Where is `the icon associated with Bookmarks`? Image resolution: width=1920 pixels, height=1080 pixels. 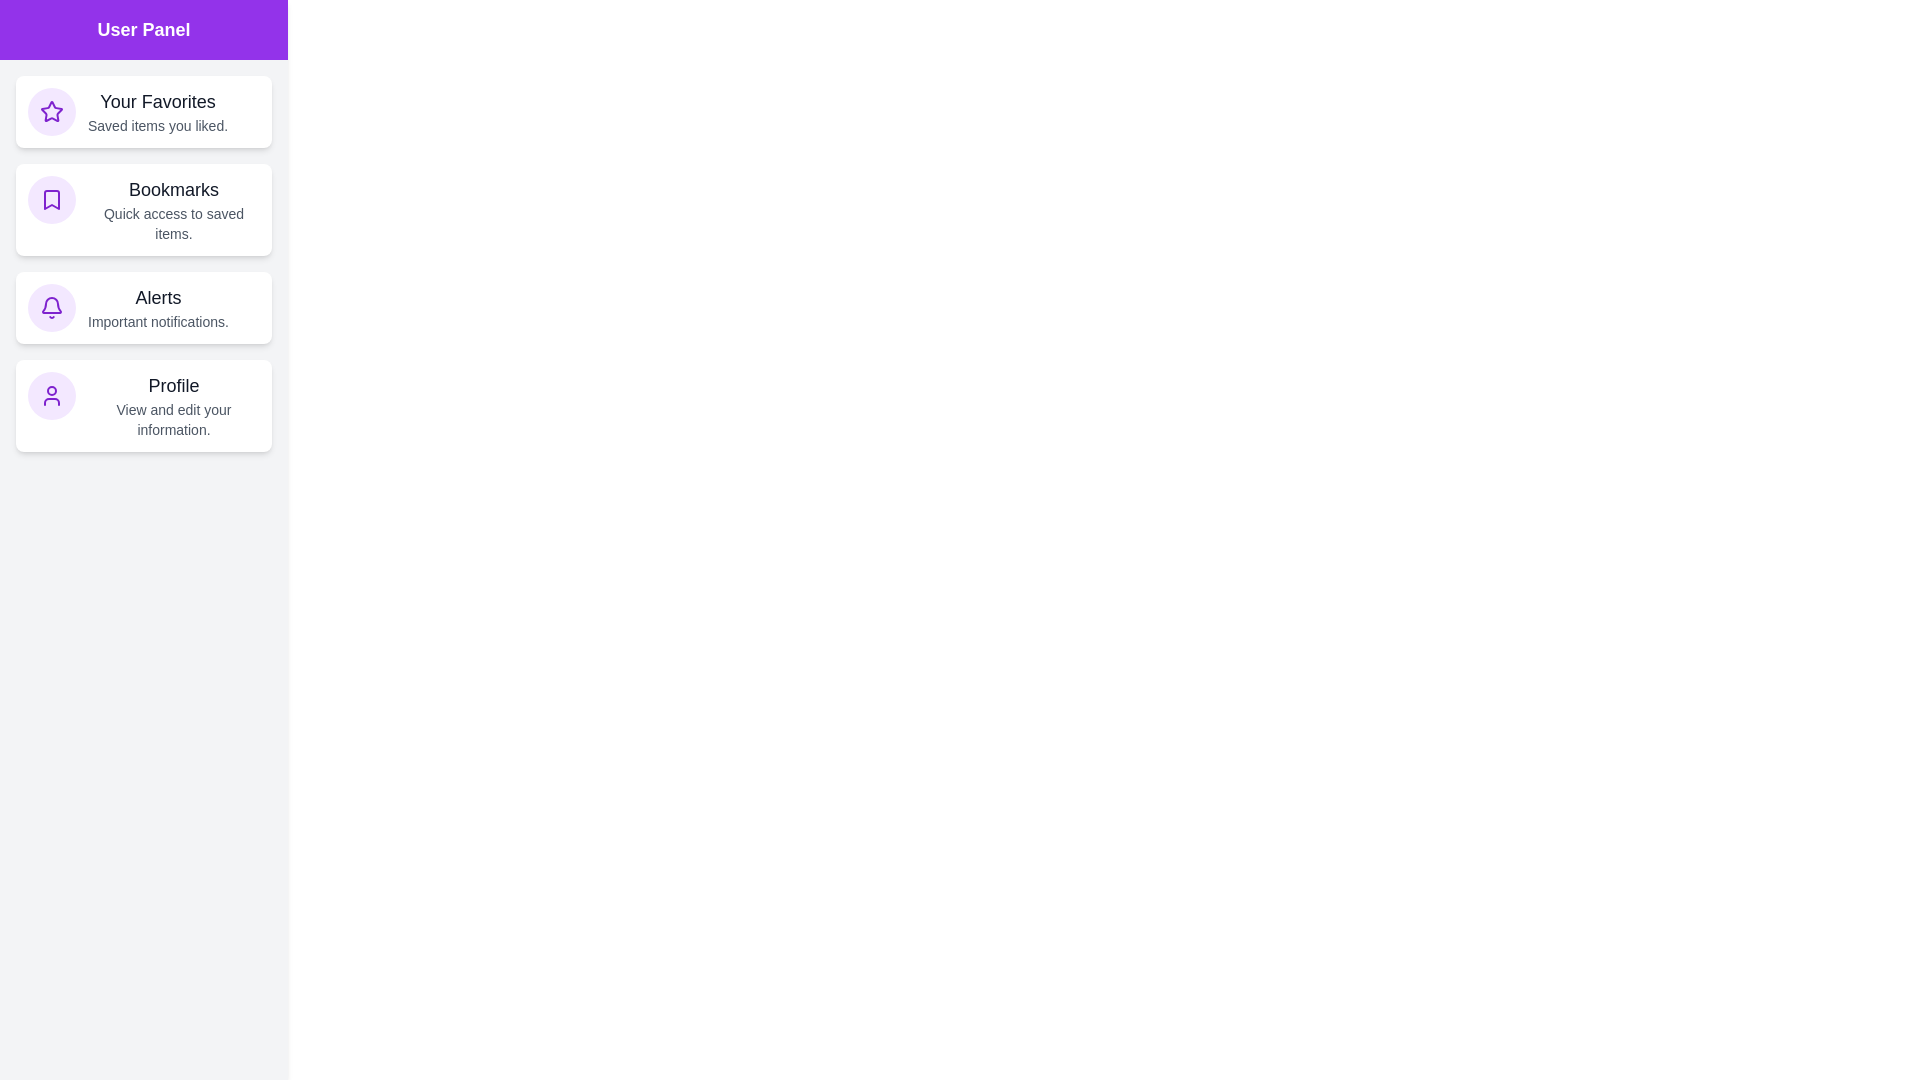 the icon associated with Bookmarks is located at coordinates (52, 200).